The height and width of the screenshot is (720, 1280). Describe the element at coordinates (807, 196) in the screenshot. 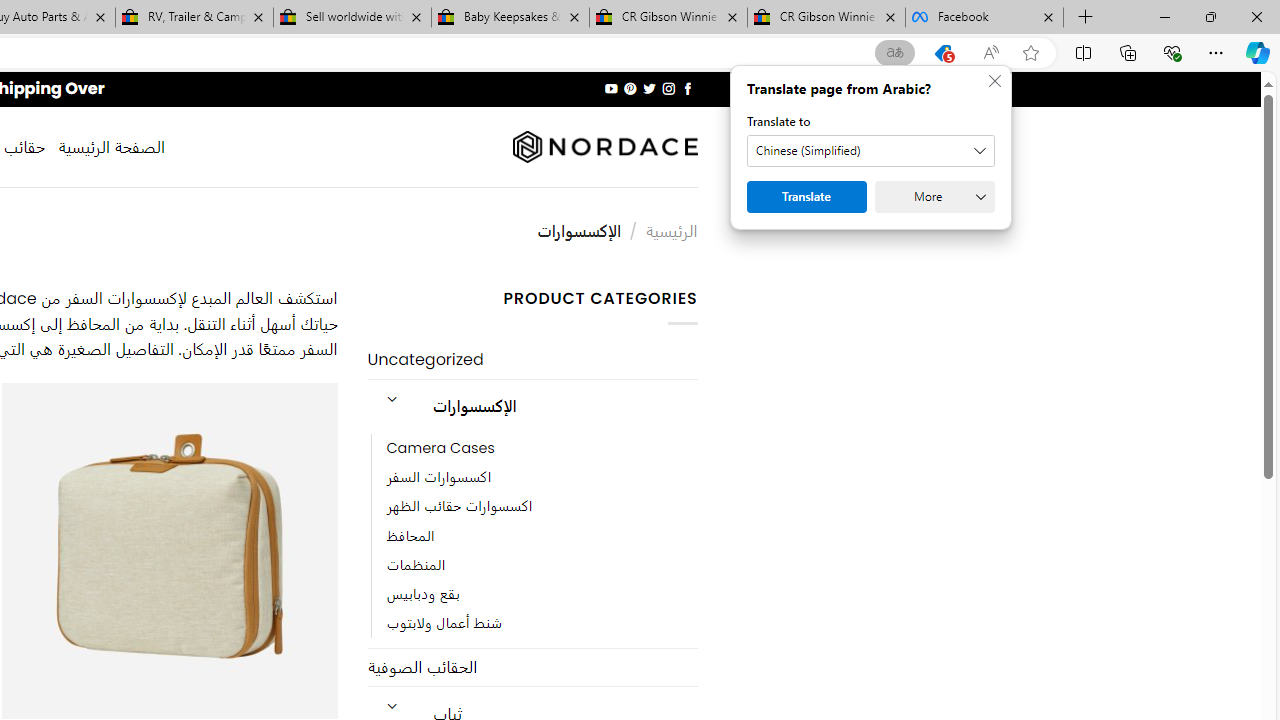

I see `'Translate'` at that location.